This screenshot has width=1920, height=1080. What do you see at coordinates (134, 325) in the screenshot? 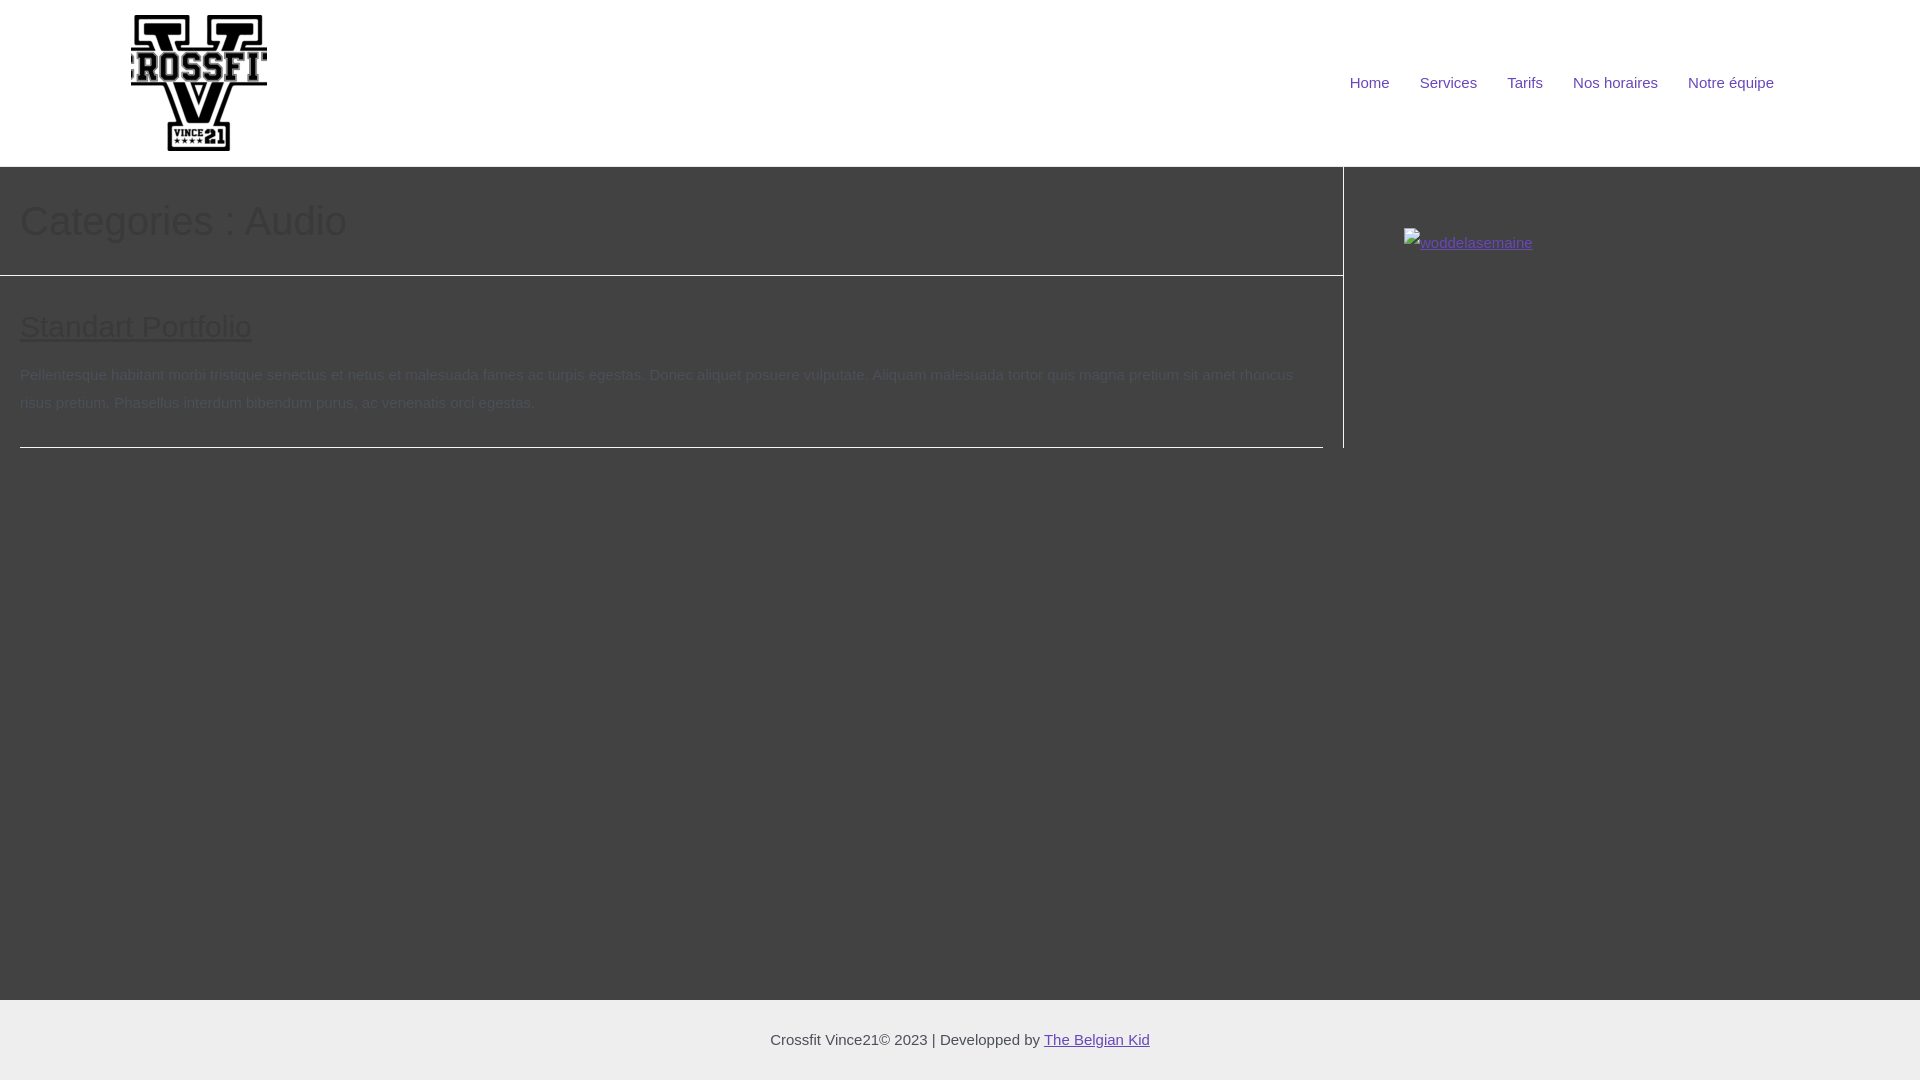
I see `'Standart Portfolio'` at bounding box center [134, 325].